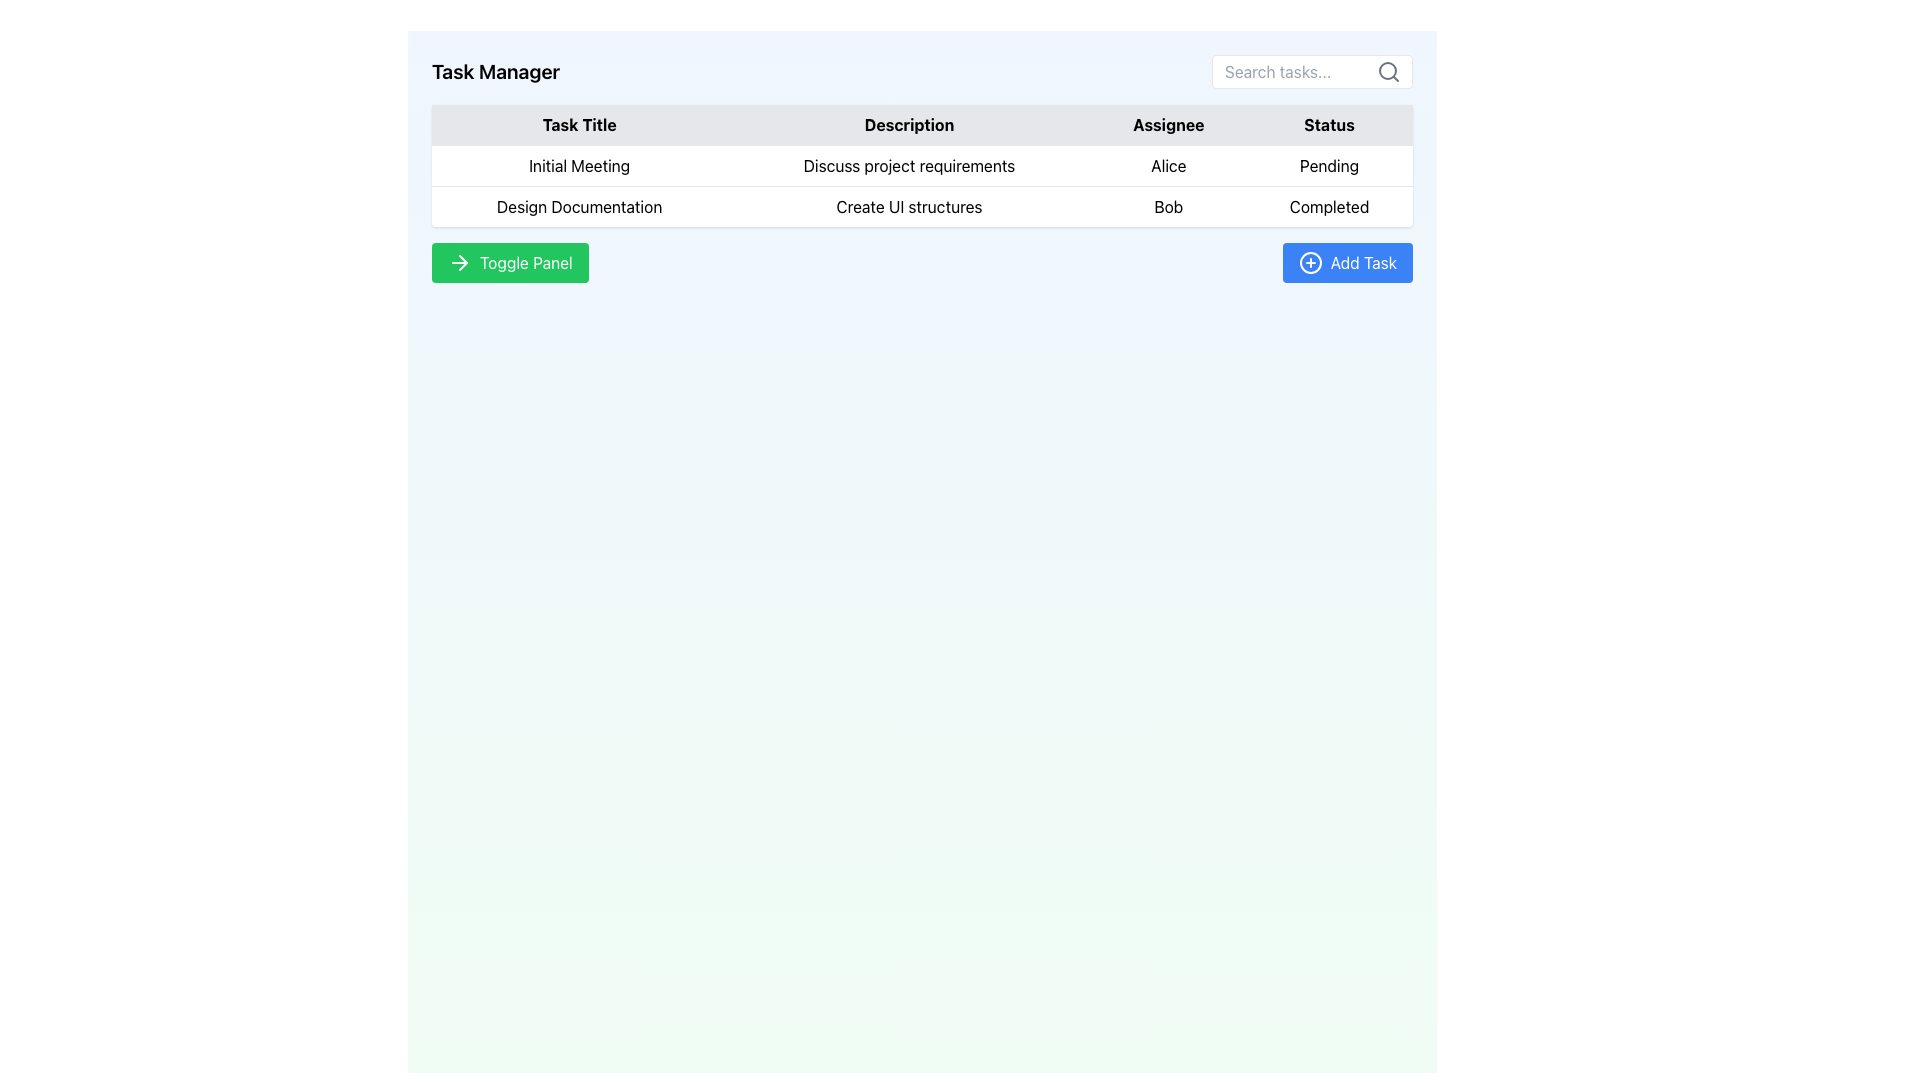 The height and width of the screenshot is (1080, 1920). I want to click on the text label displaying 'Alice', which is located under the 'Assignee' heading in the task row for 'Initial Meeting', so click(1168, 164).